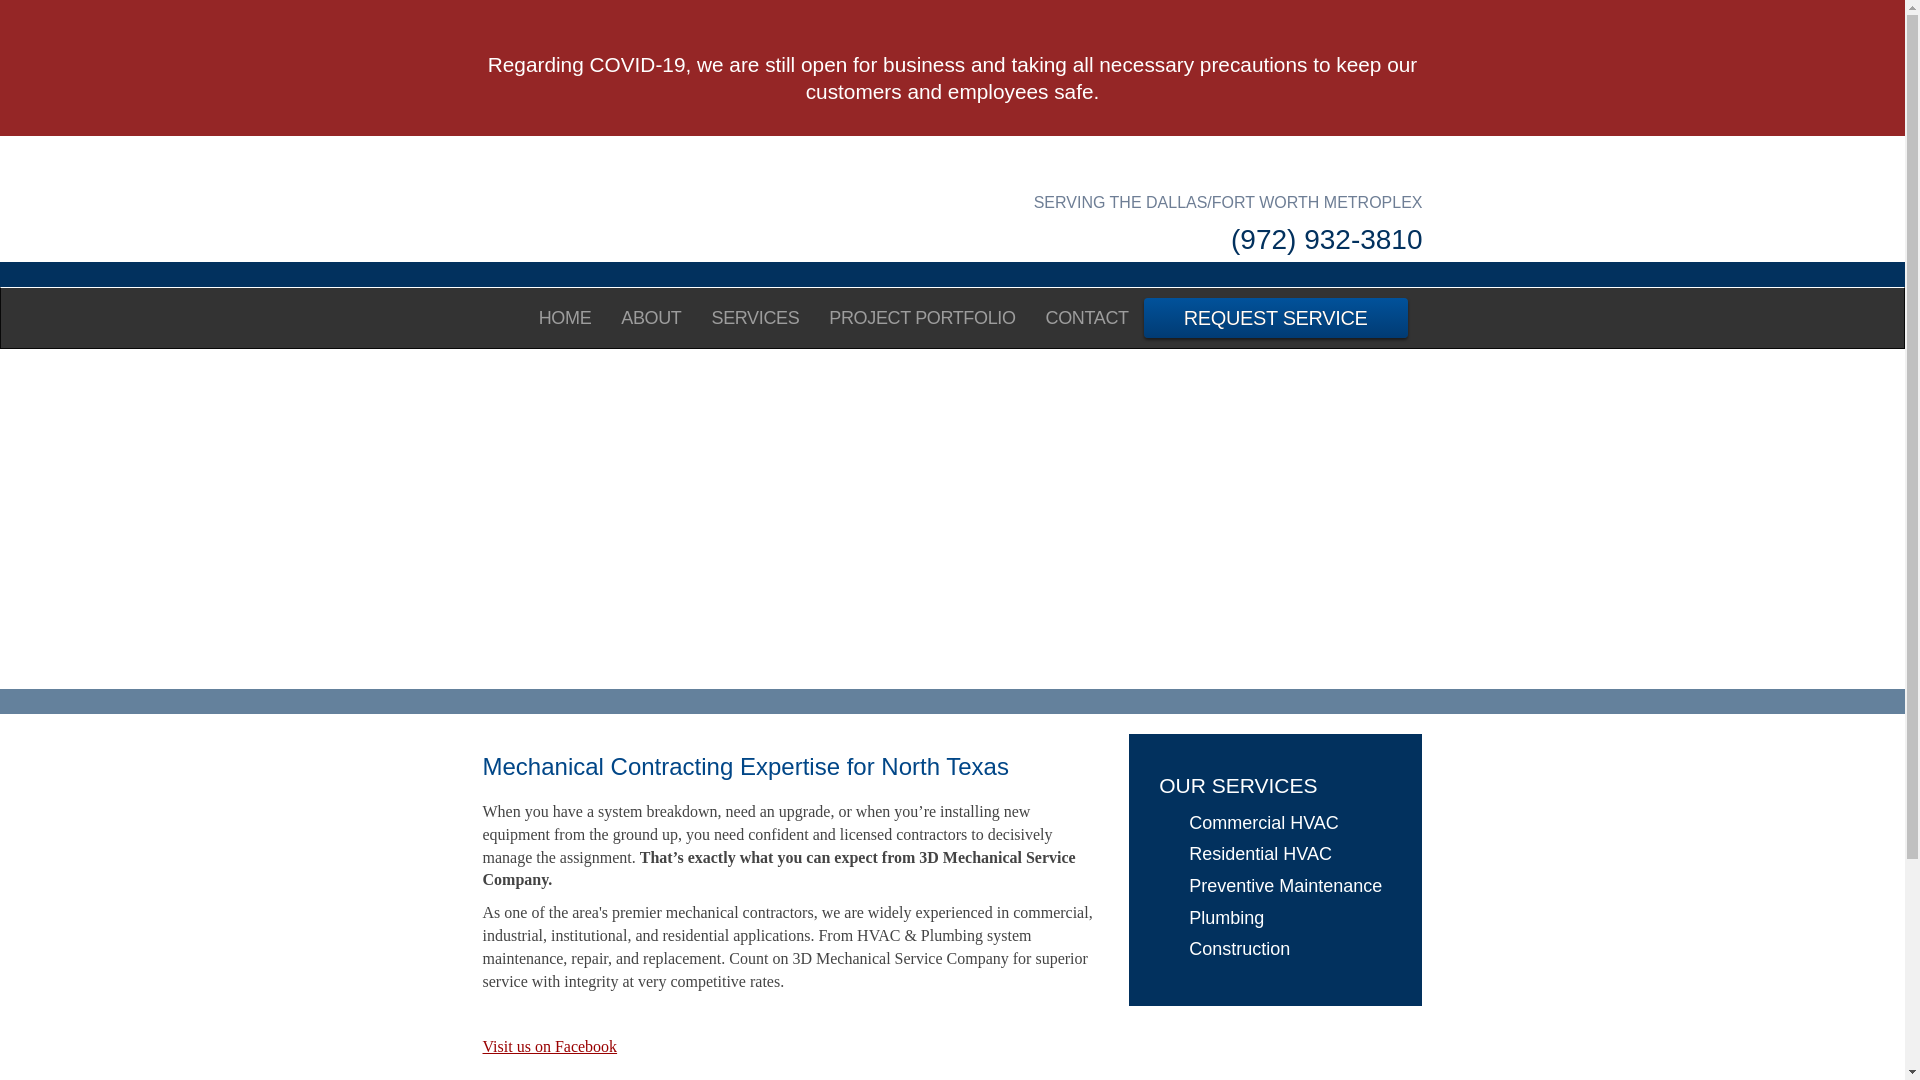 Image resolution: width=1920 pixels, height=1080 pixels. Describe the element at coordinates (564, 316) in the screenshot. I see `'HOME'` at that location.